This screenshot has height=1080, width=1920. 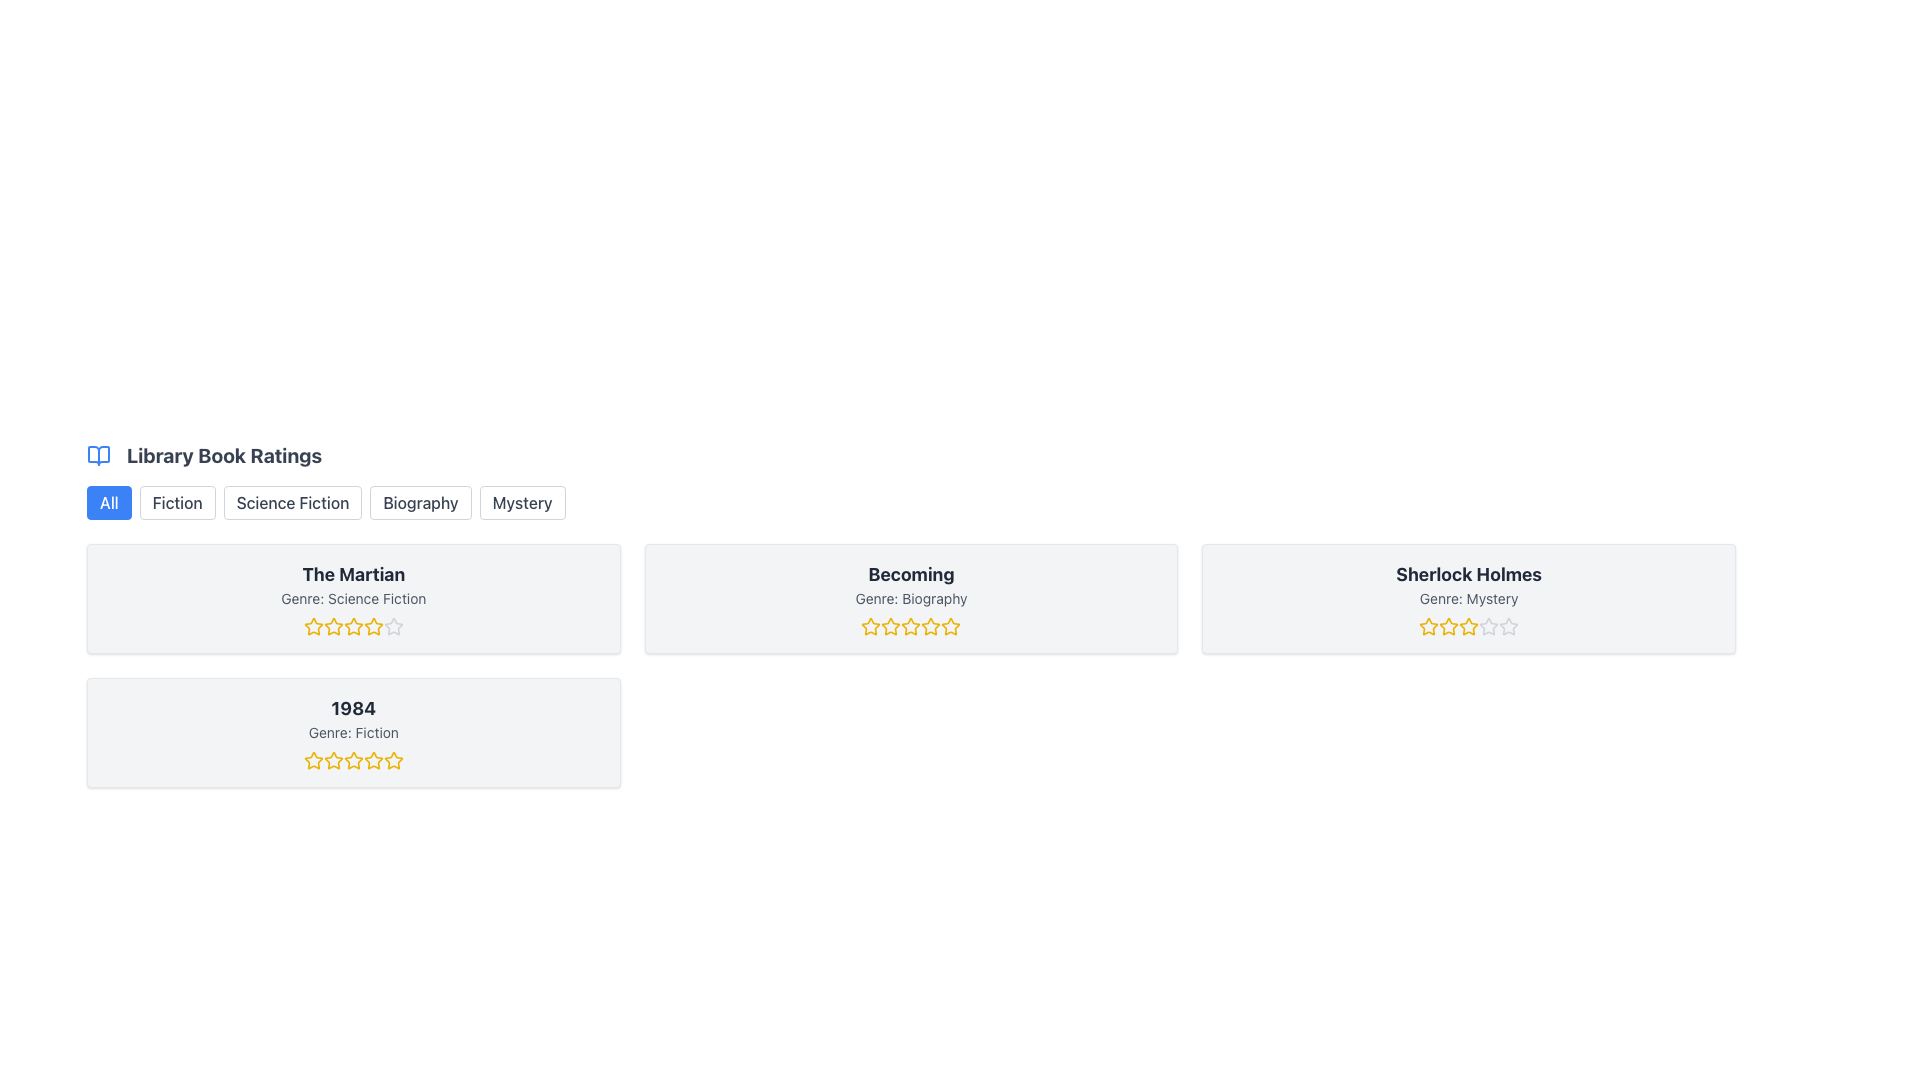 I want to click on the 'Fiction' button, which is the second button in a horizontal navigation bar, so click(x=177, y=501).